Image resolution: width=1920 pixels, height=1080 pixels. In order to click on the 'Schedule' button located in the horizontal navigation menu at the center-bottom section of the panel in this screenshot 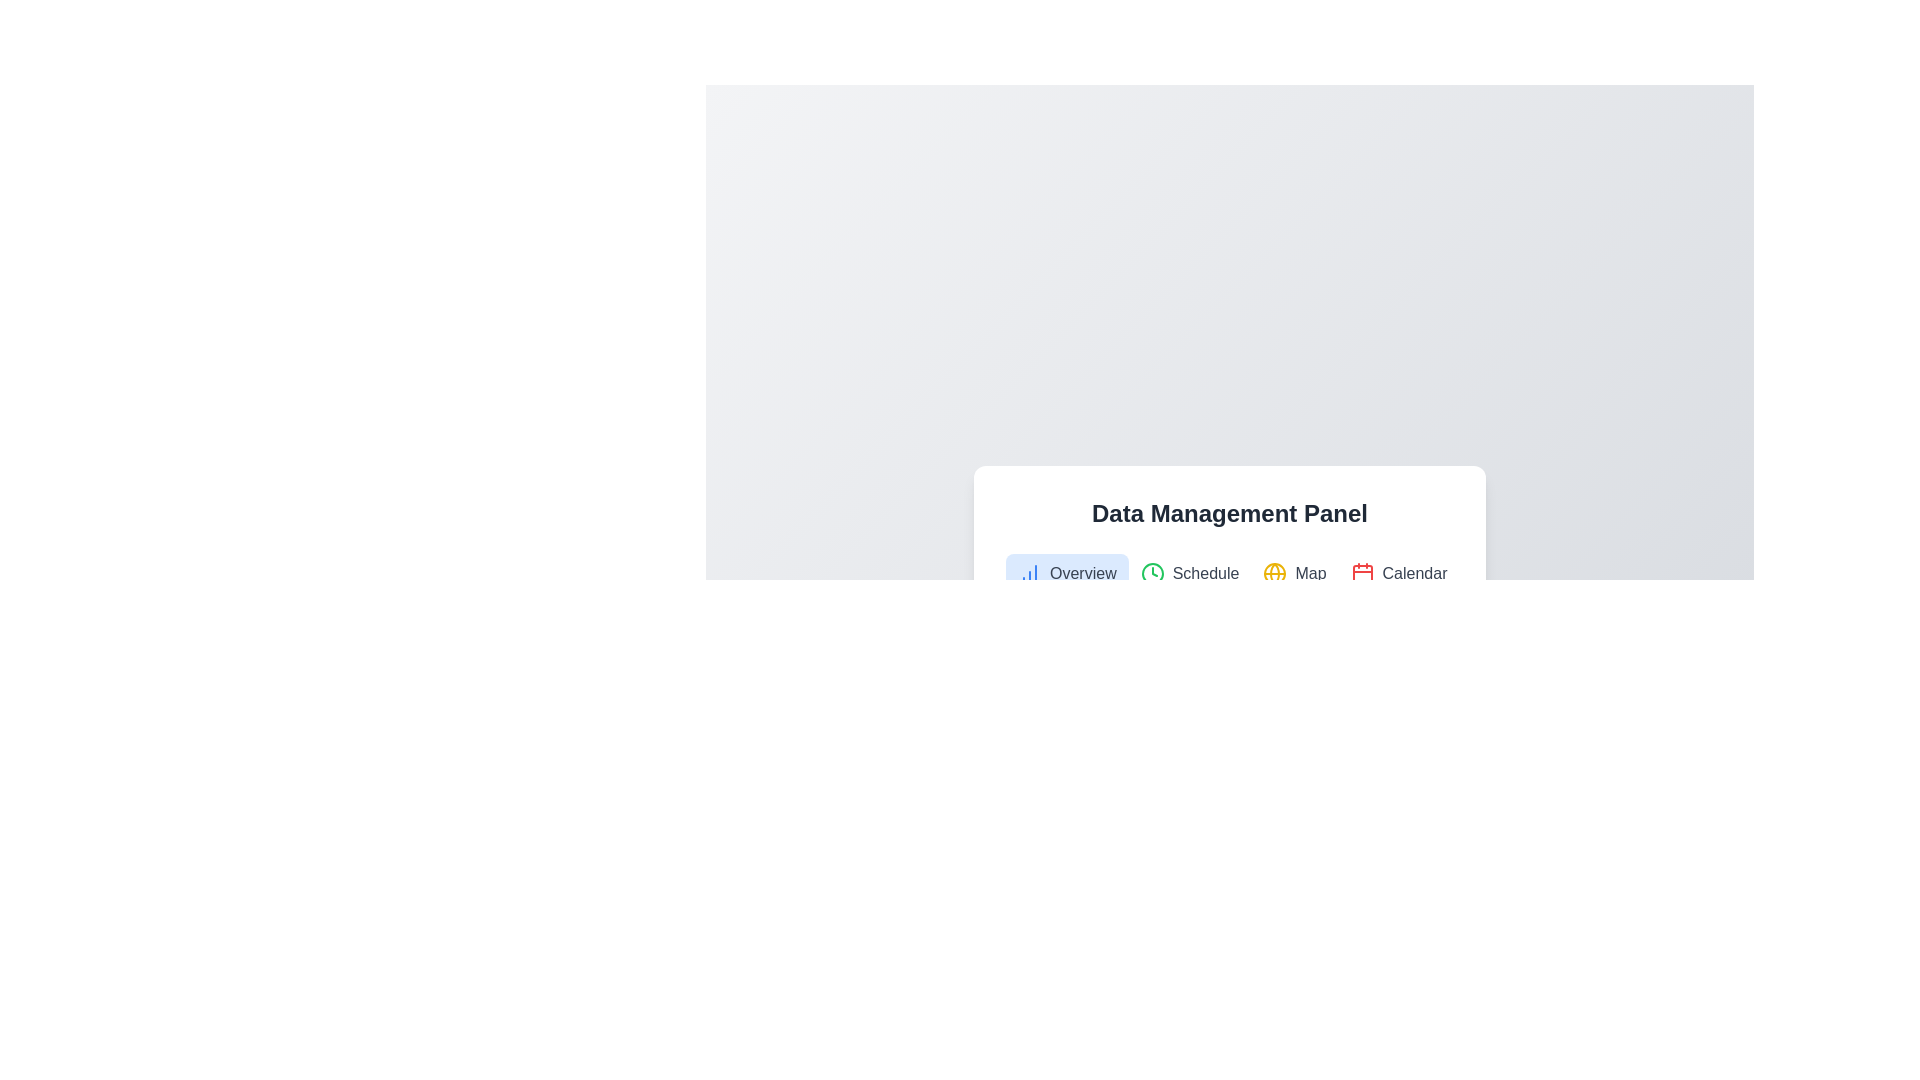, I will do `click(1190, 574)`.